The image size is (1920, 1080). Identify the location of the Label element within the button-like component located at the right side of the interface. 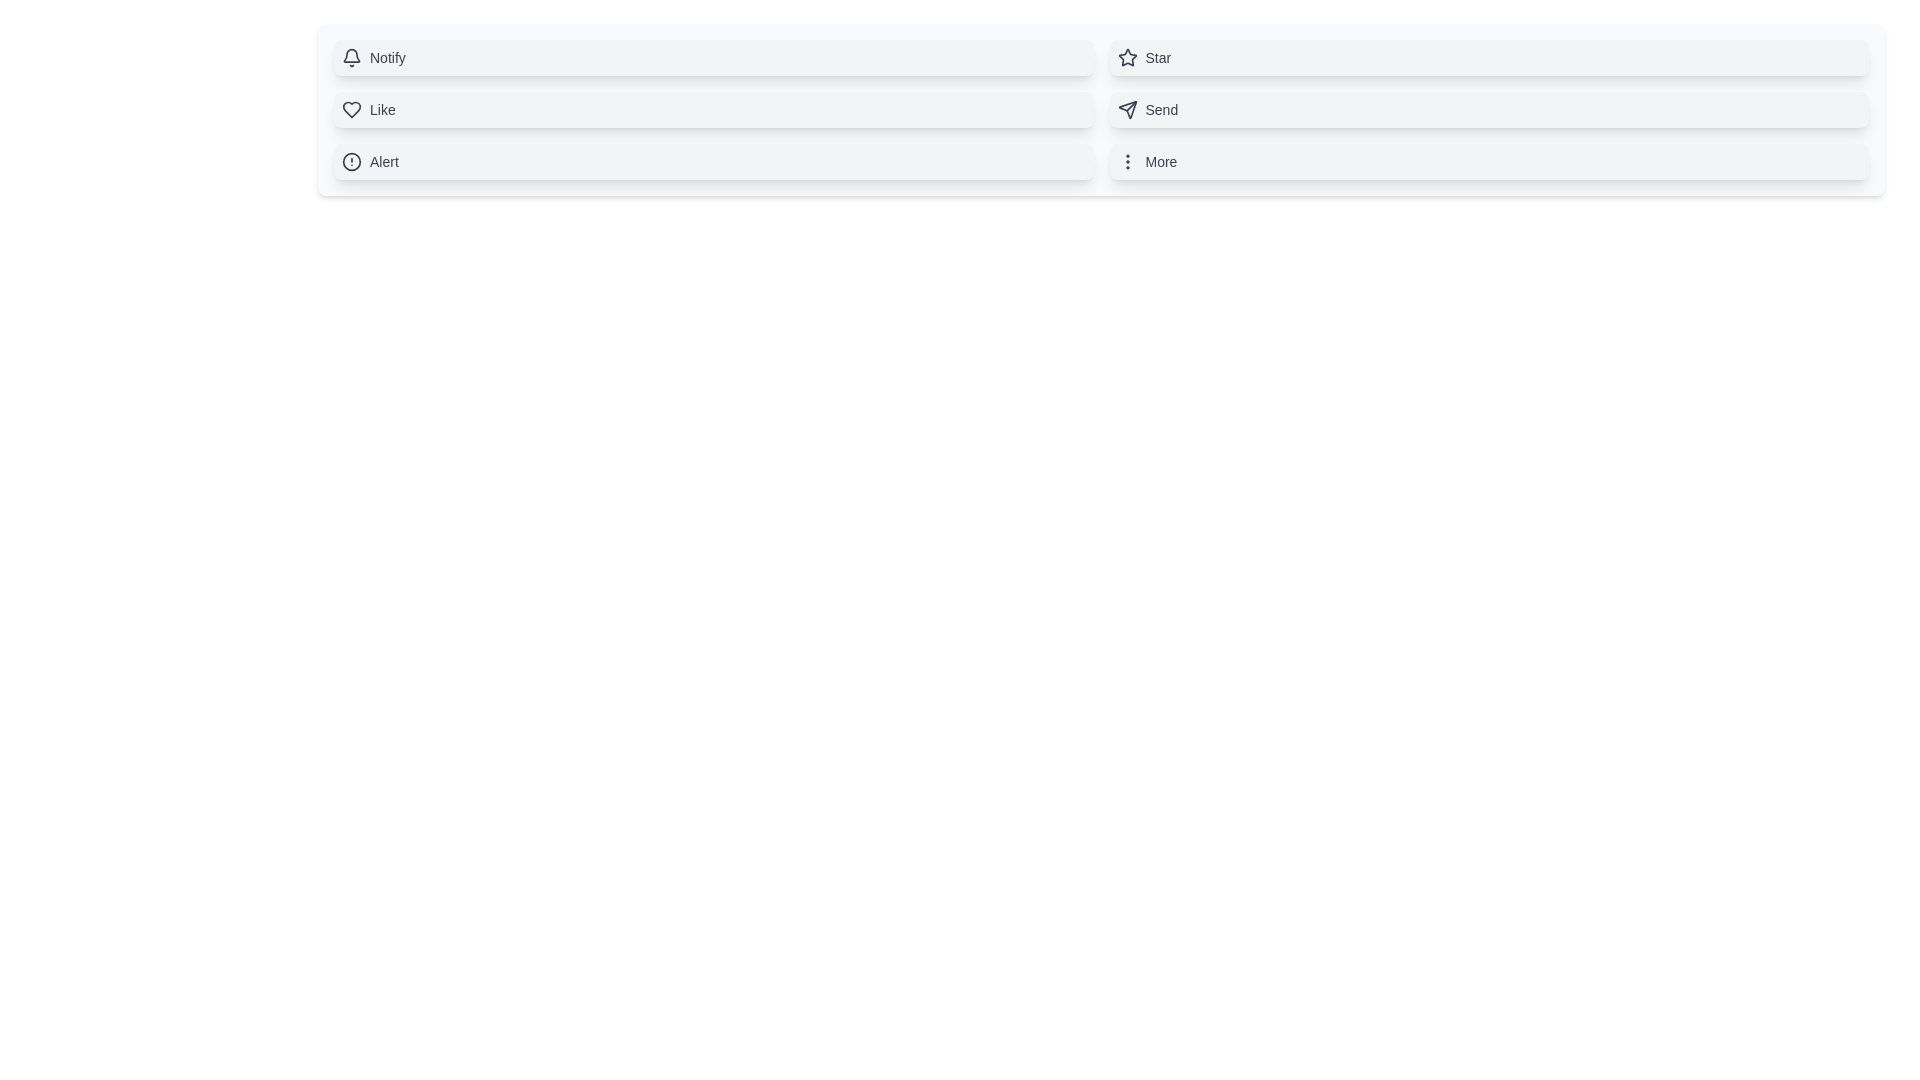
(1161, 161).